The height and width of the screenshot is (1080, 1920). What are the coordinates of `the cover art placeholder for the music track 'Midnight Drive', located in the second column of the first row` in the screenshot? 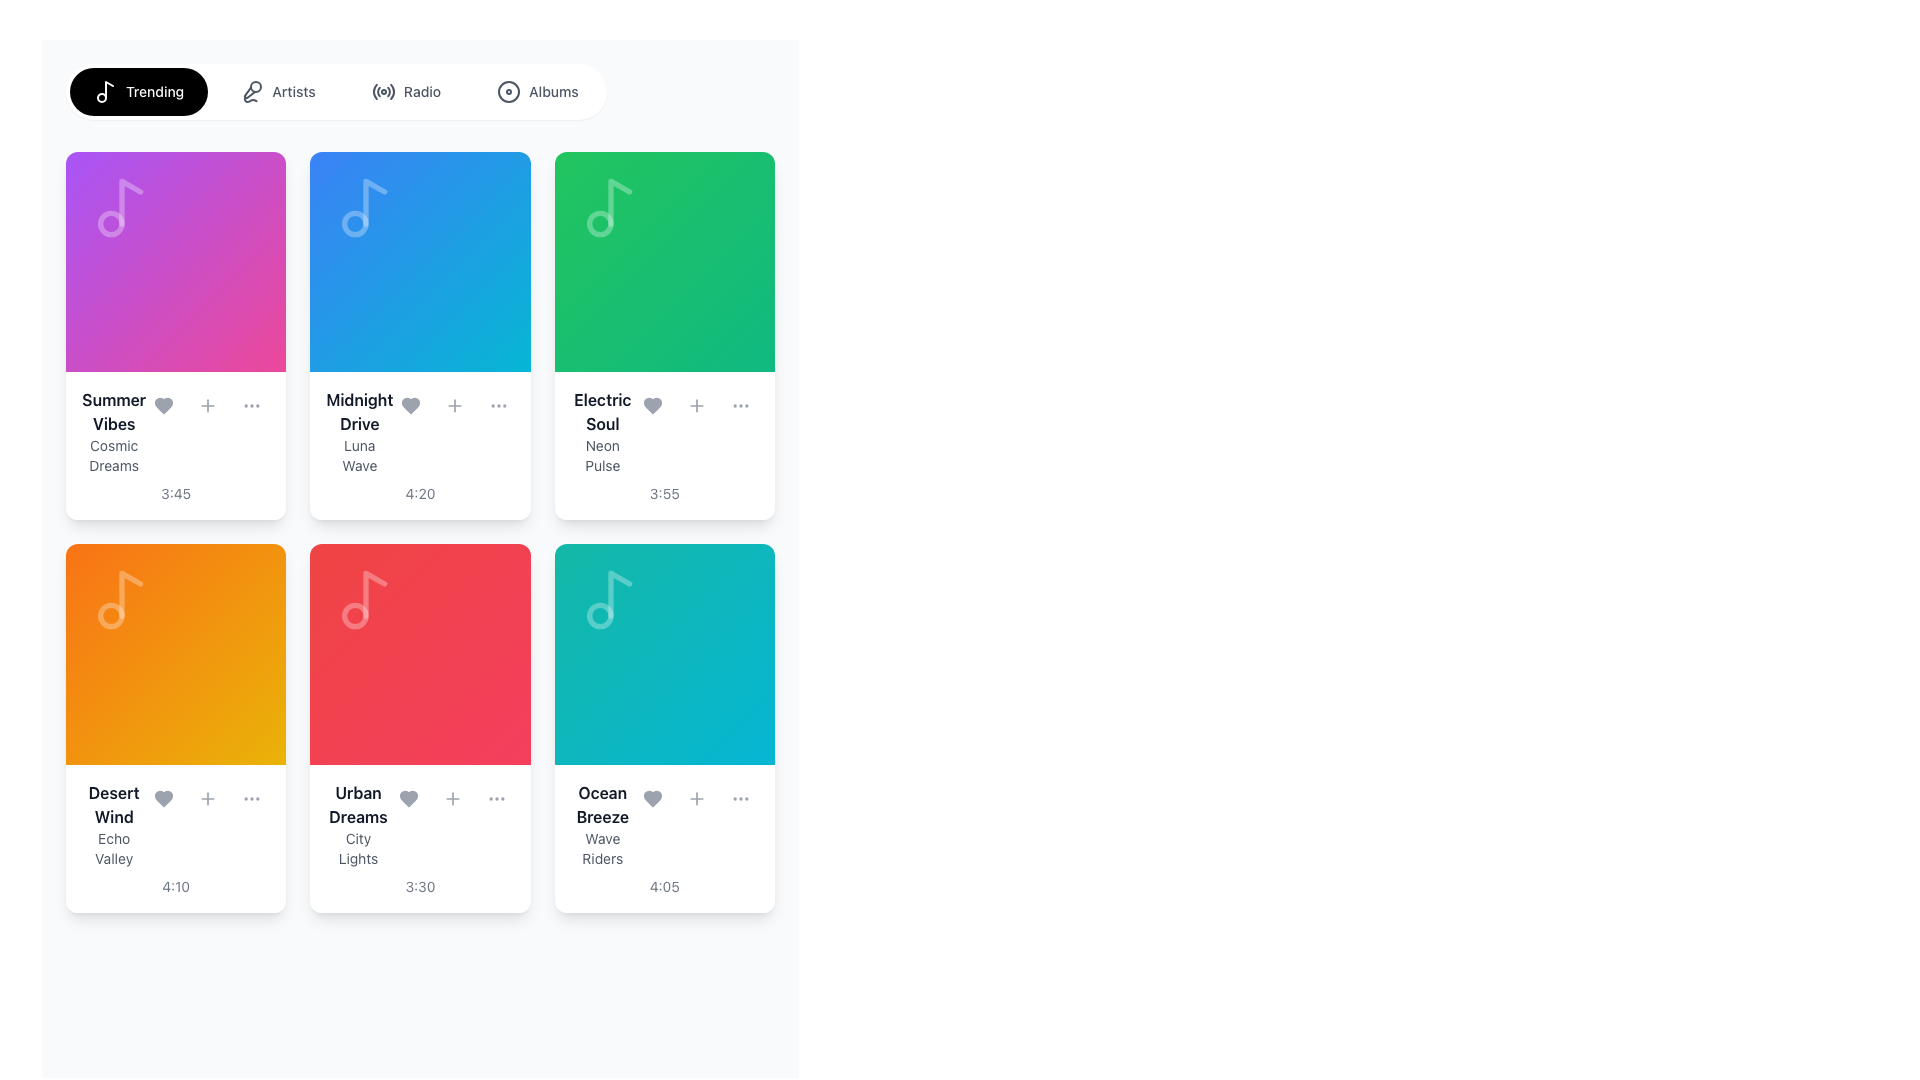 It's located at (419, 261).